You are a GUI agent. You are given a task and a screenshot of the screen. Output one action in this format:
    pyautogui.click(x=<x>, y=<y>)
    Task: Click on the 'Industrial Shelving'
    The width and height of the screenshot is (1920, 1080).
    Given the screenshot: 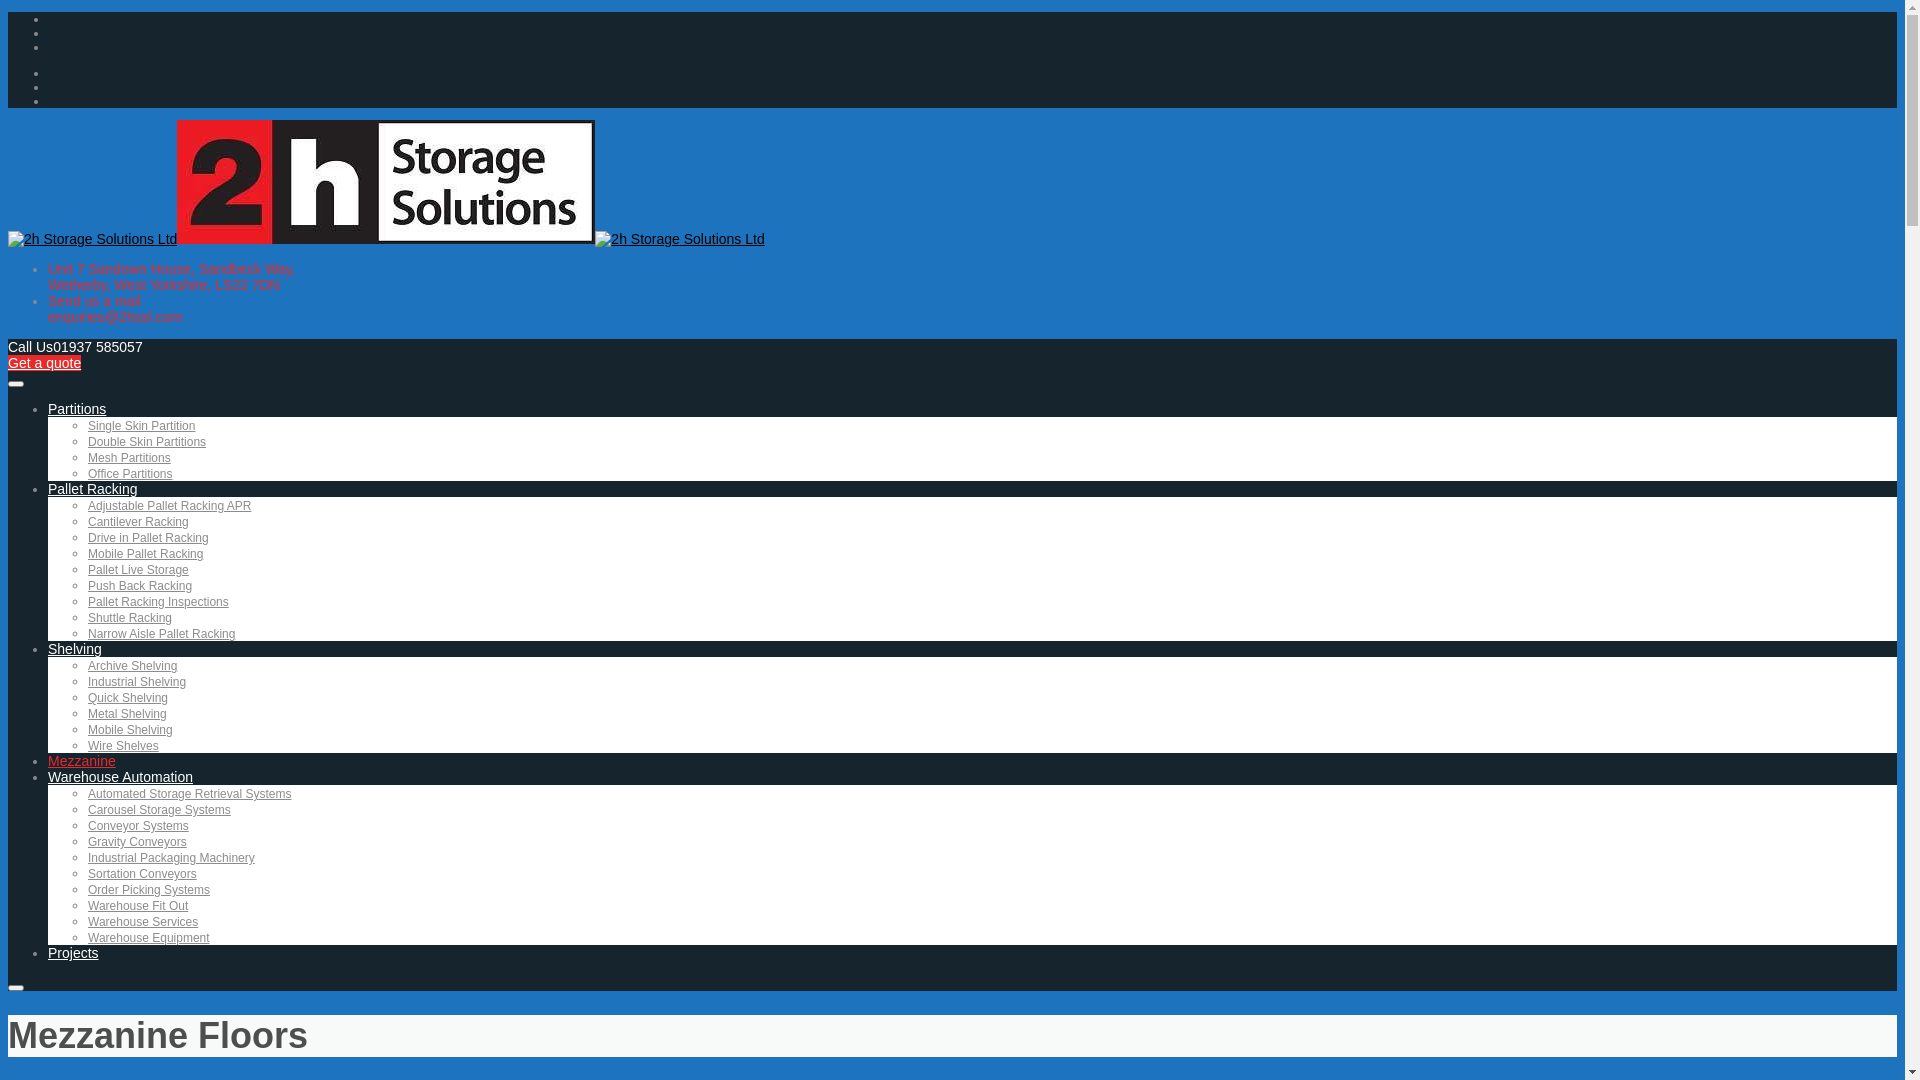 What is the action you would take?
    pyautogui.click(x=136, y=681)
    